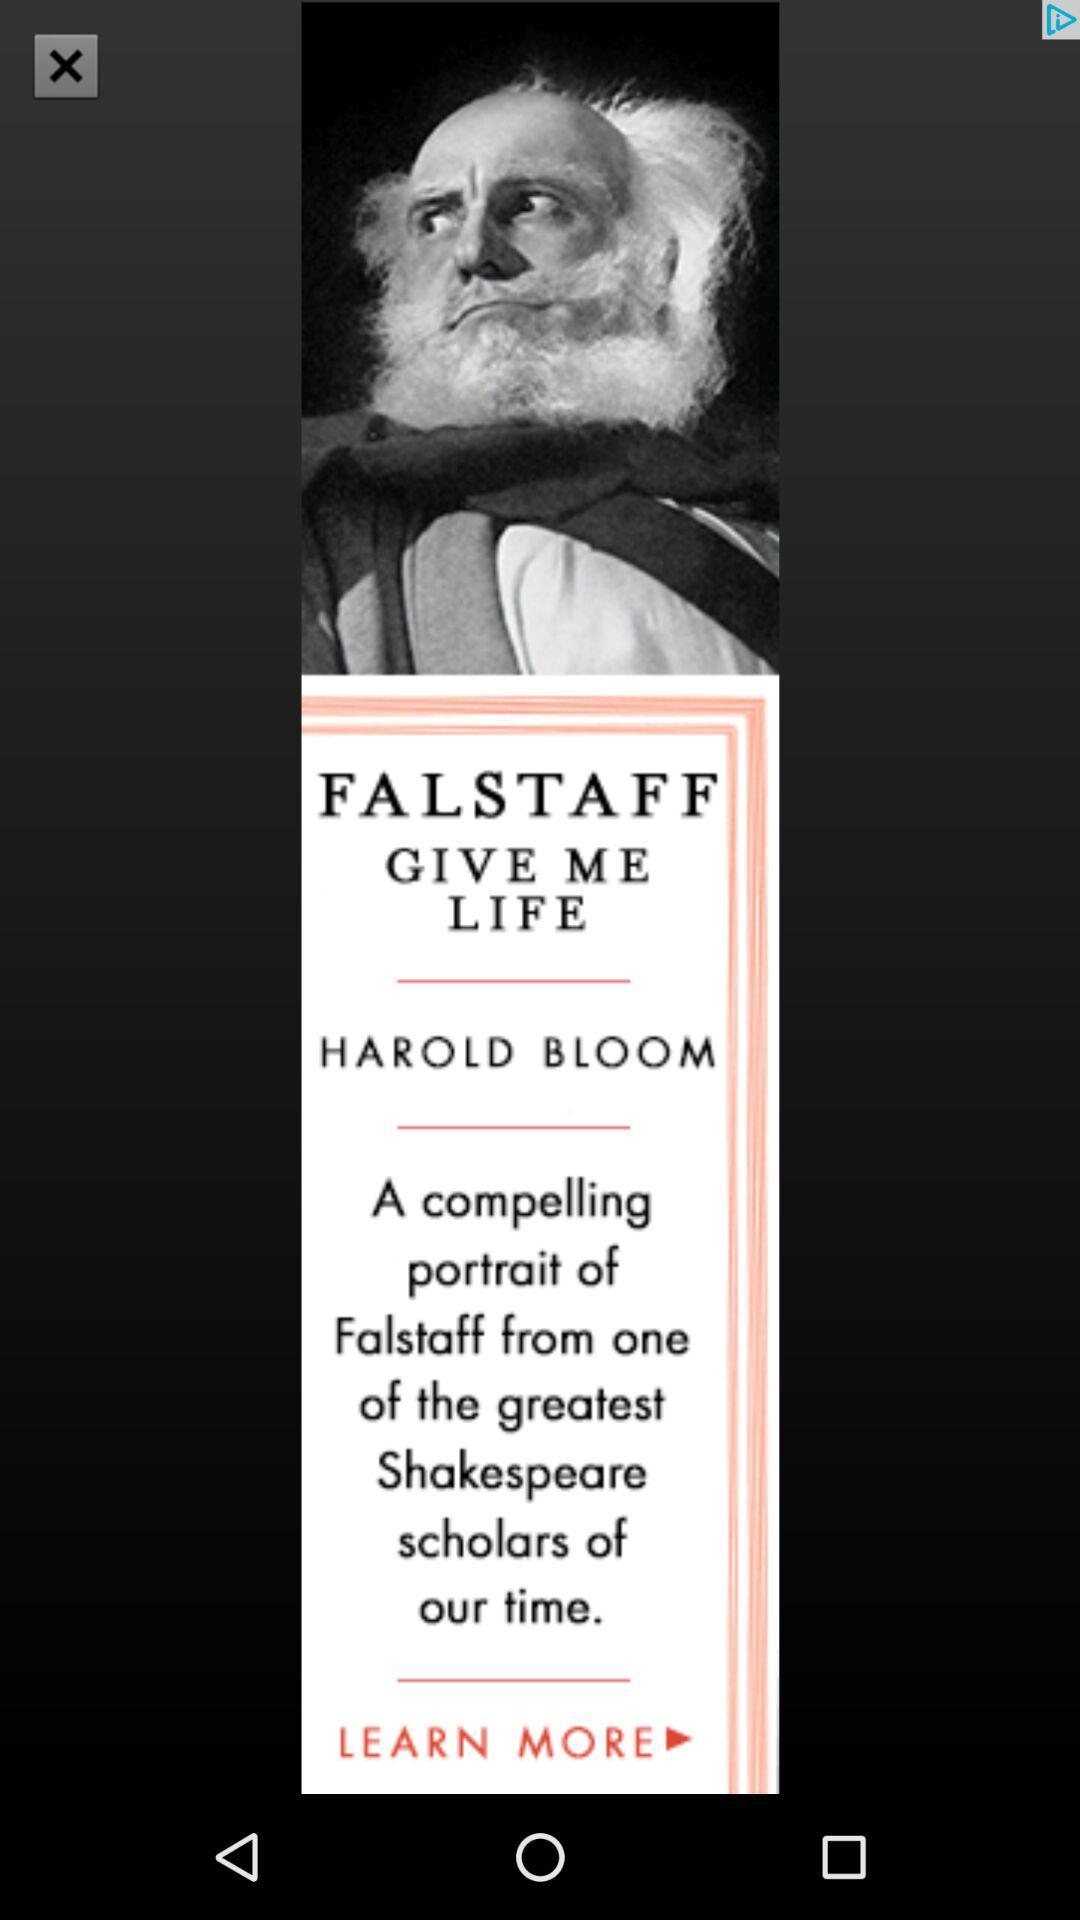 The width and height of the screenshot is (1080, 1920). Describe the element at coordinates (64, 70) in the screenshot. I see `the close icon` at that location.